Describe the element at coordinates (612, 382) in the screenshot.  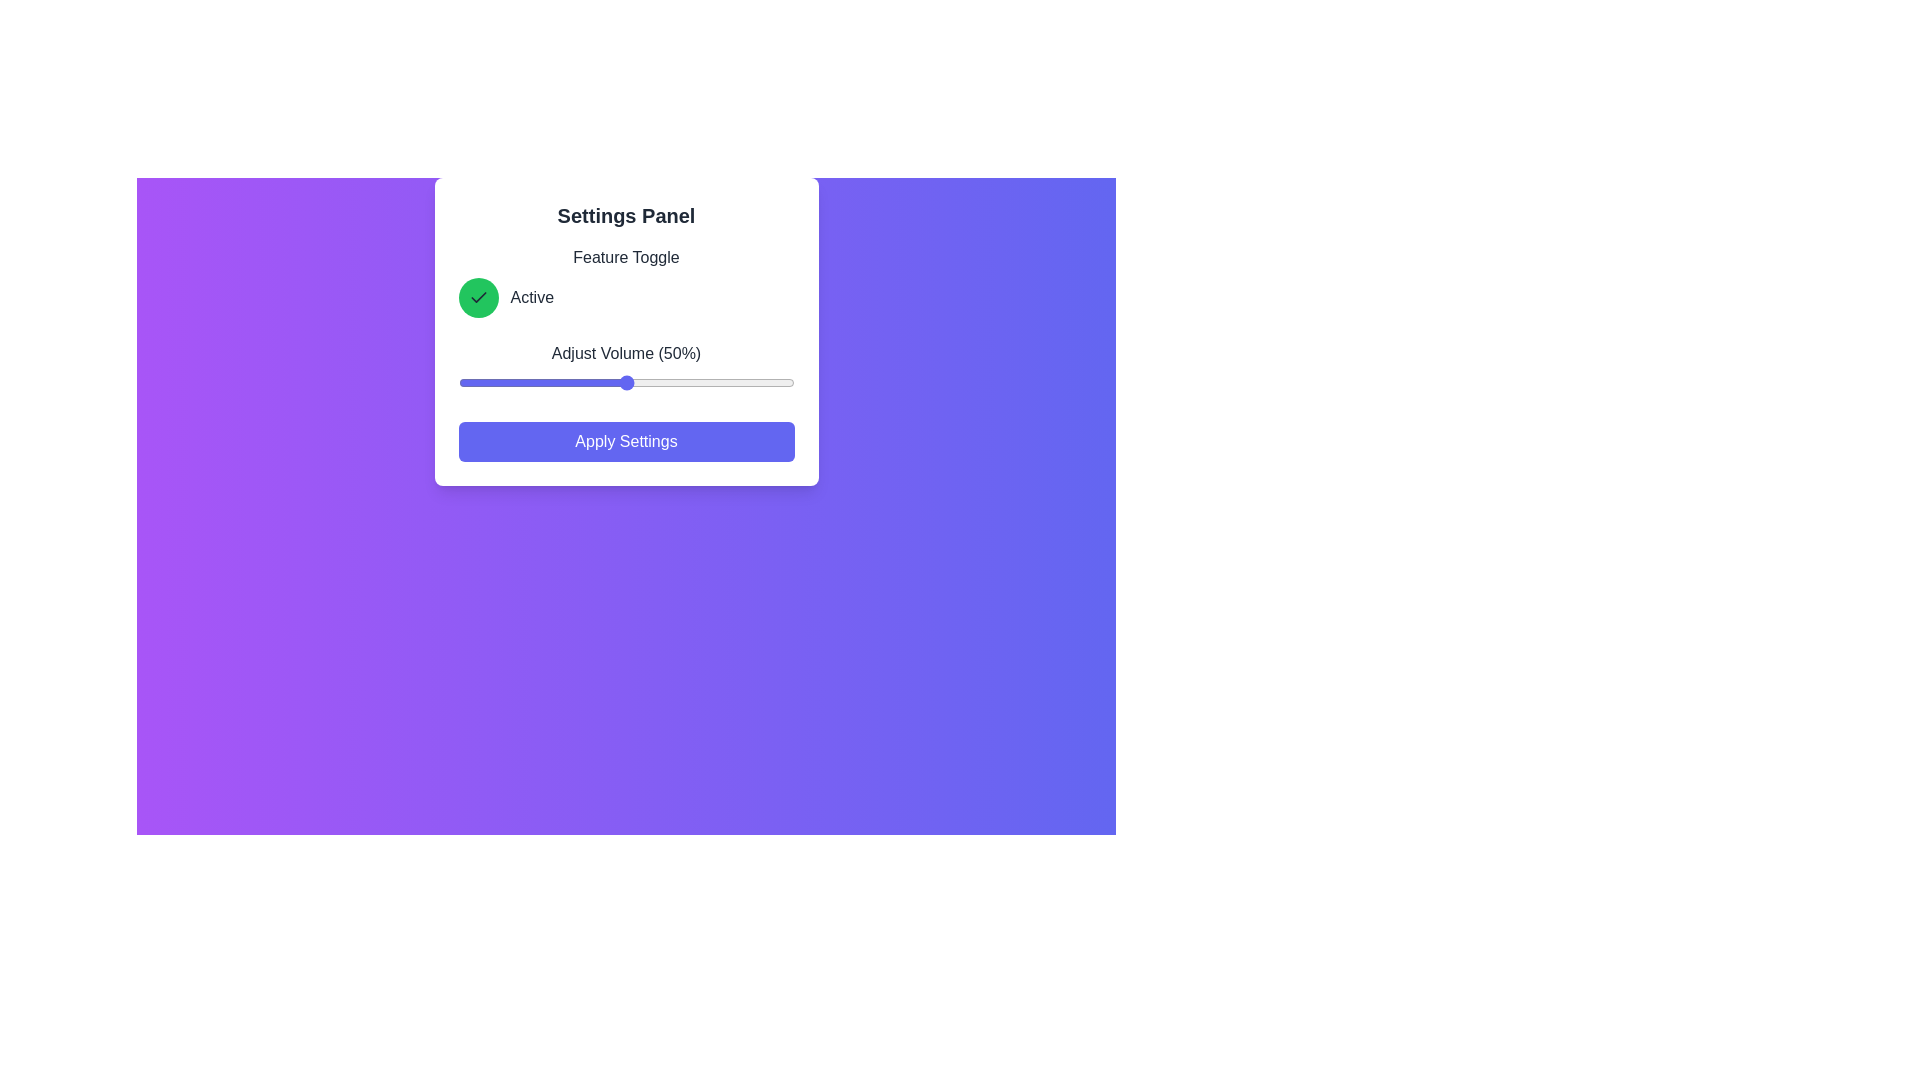
I see `volume` at that location.